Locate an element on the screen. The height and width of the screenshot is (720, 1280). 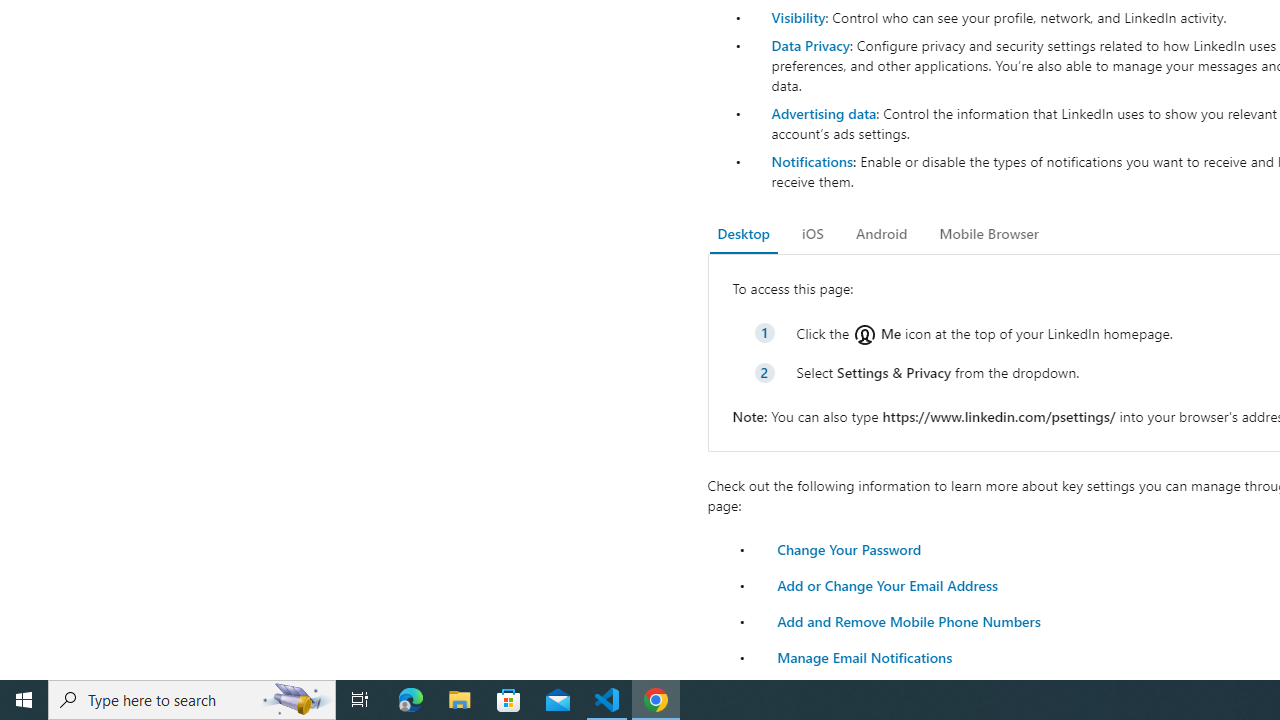
'Data Privacy' is located at coordinates (810, 45).